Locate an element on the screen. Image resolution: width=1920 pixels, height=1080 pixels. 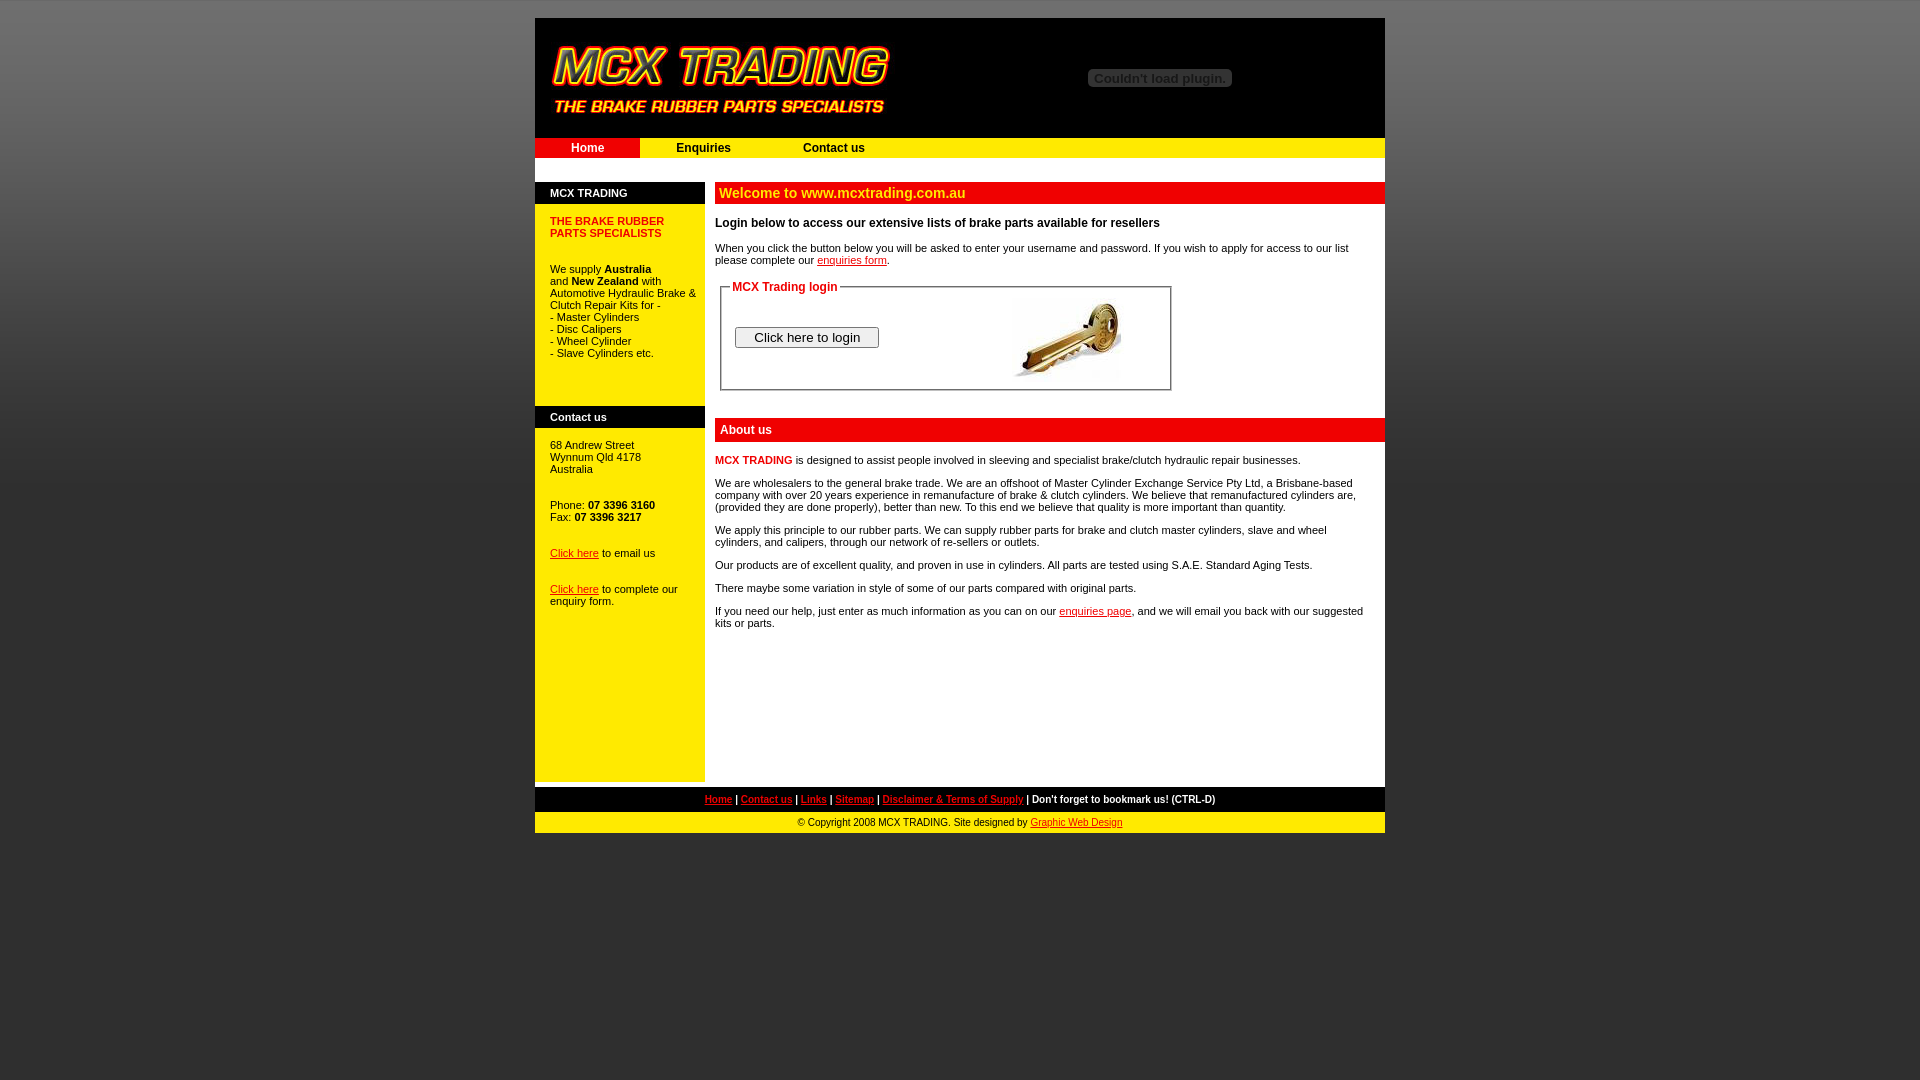
'Click here' is located at coordinates (573, 552).